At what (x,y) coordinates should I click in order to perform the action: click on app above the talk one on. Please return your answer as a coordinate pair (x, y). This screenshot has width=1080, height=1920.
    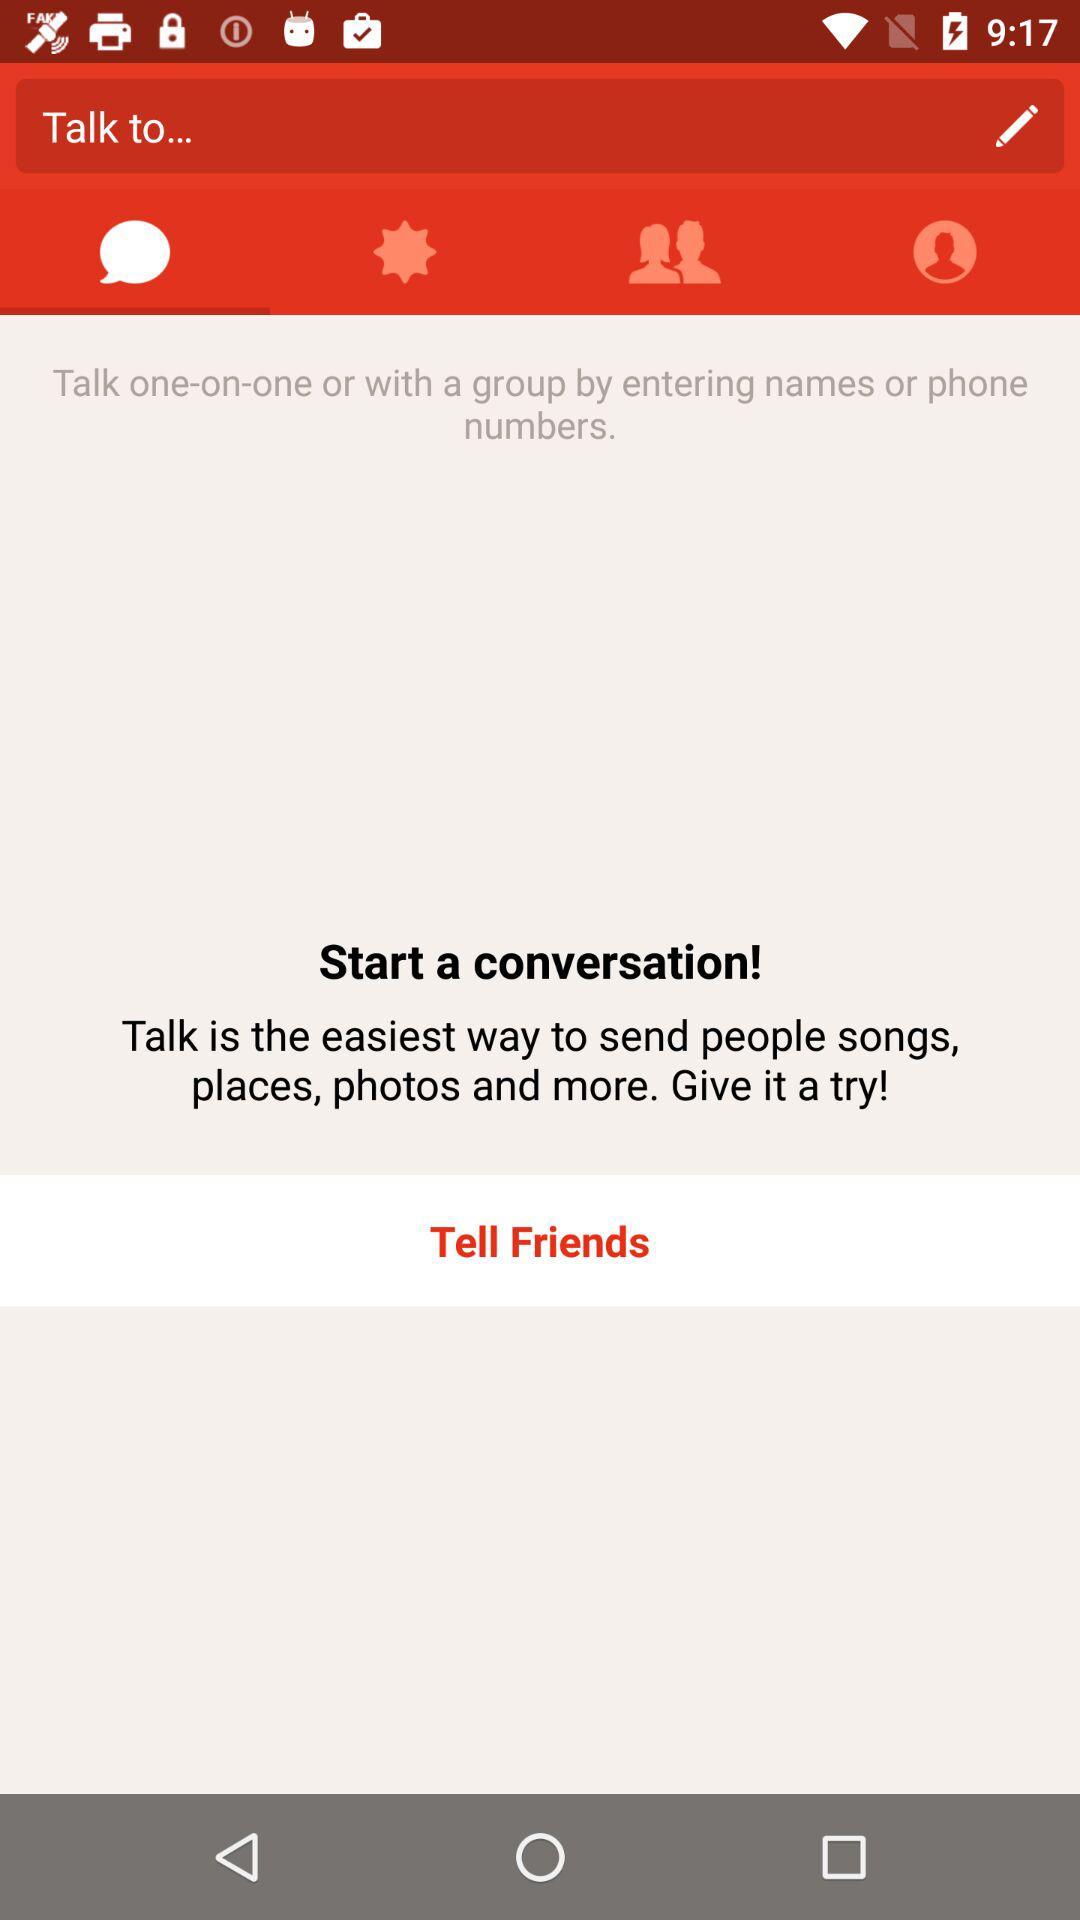
    Looking at the image, I should click on (675, 251).